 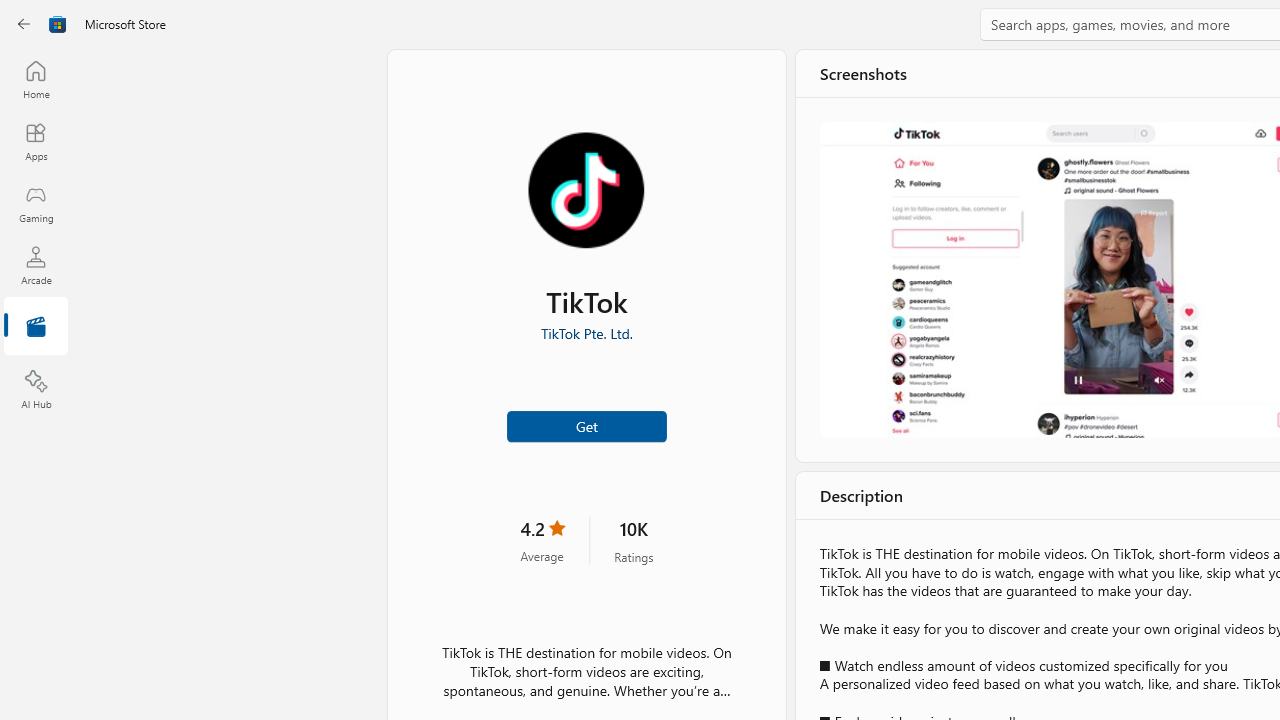 I want to click on 'Arcade', so click(x=35, y=264).